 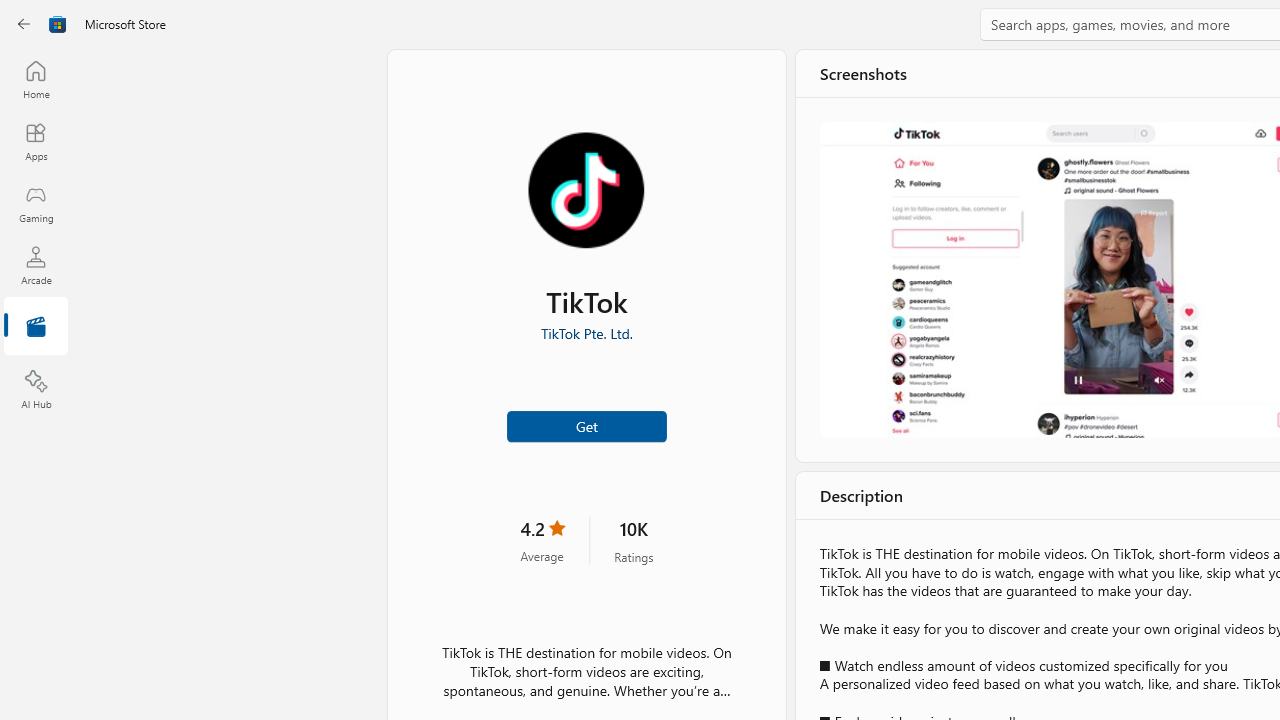 I want to click on 'Arcade', so click(x=35, y=264).